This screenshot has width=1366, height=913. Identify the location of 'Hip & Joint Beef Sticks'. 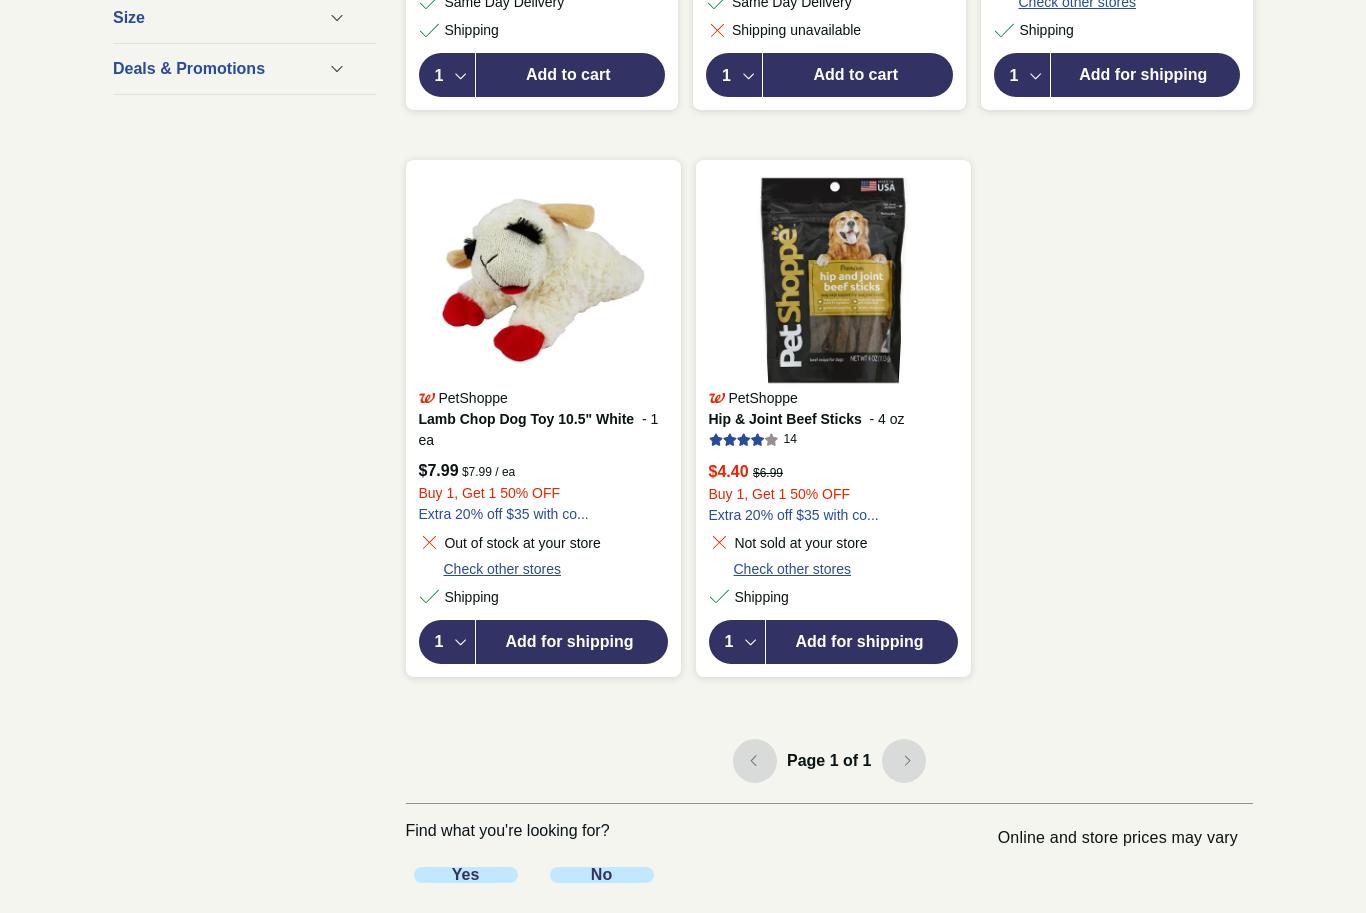
(784, 418).